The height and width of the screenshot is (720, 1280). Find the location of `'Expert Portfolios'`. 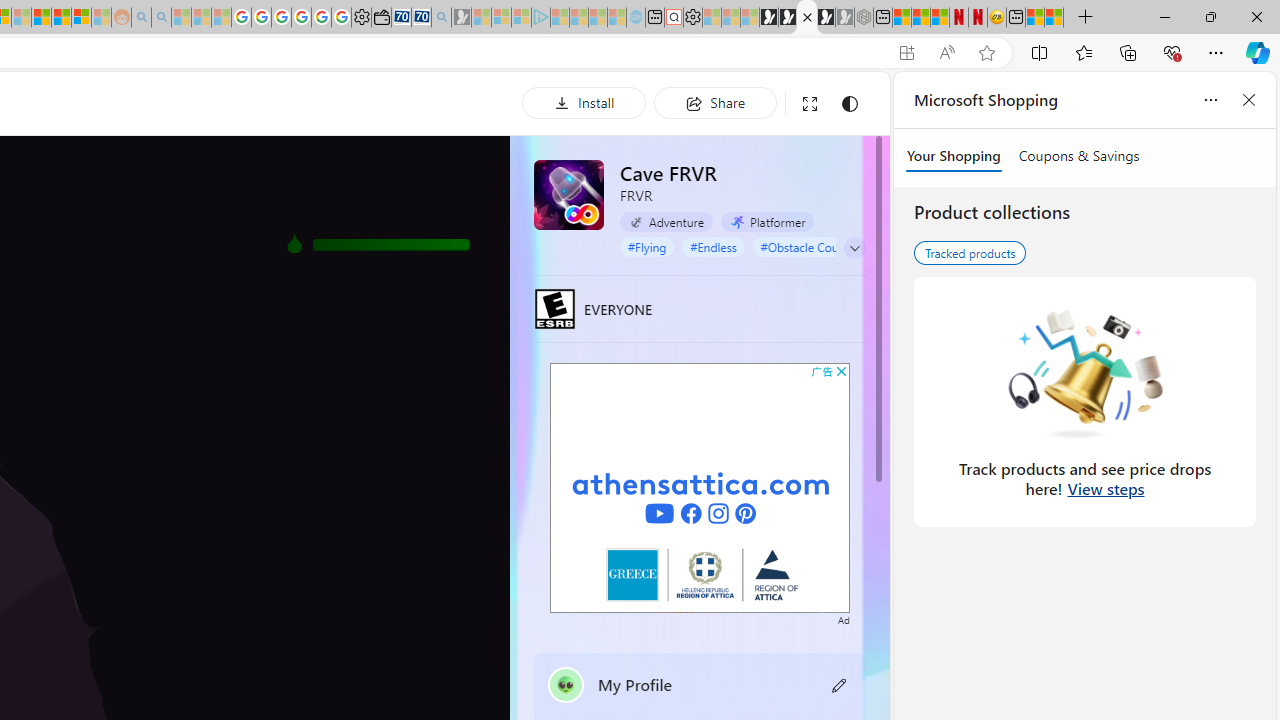

'Expert Portfolios' is located at coordinates (41, 17).